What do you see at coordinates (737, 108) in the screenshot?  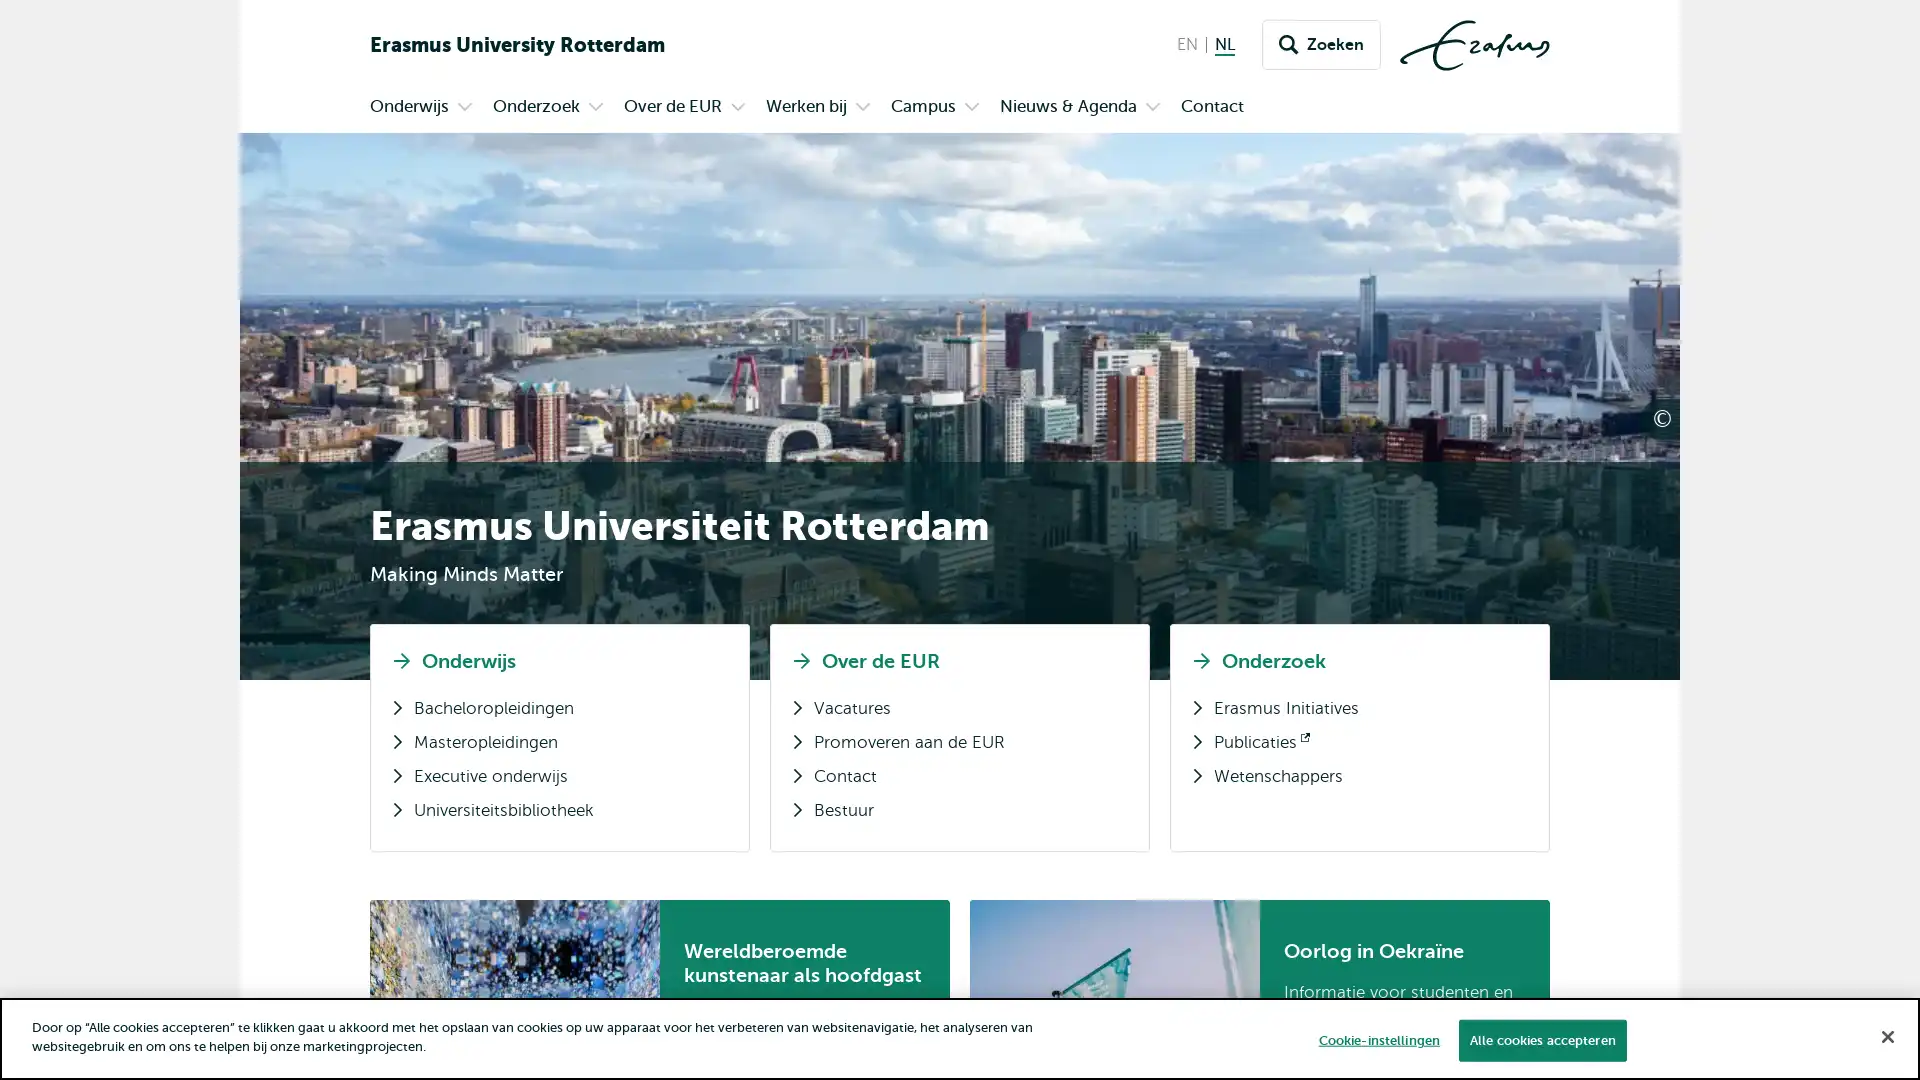 I see `Open submenu` at bounding box center [737, 108].